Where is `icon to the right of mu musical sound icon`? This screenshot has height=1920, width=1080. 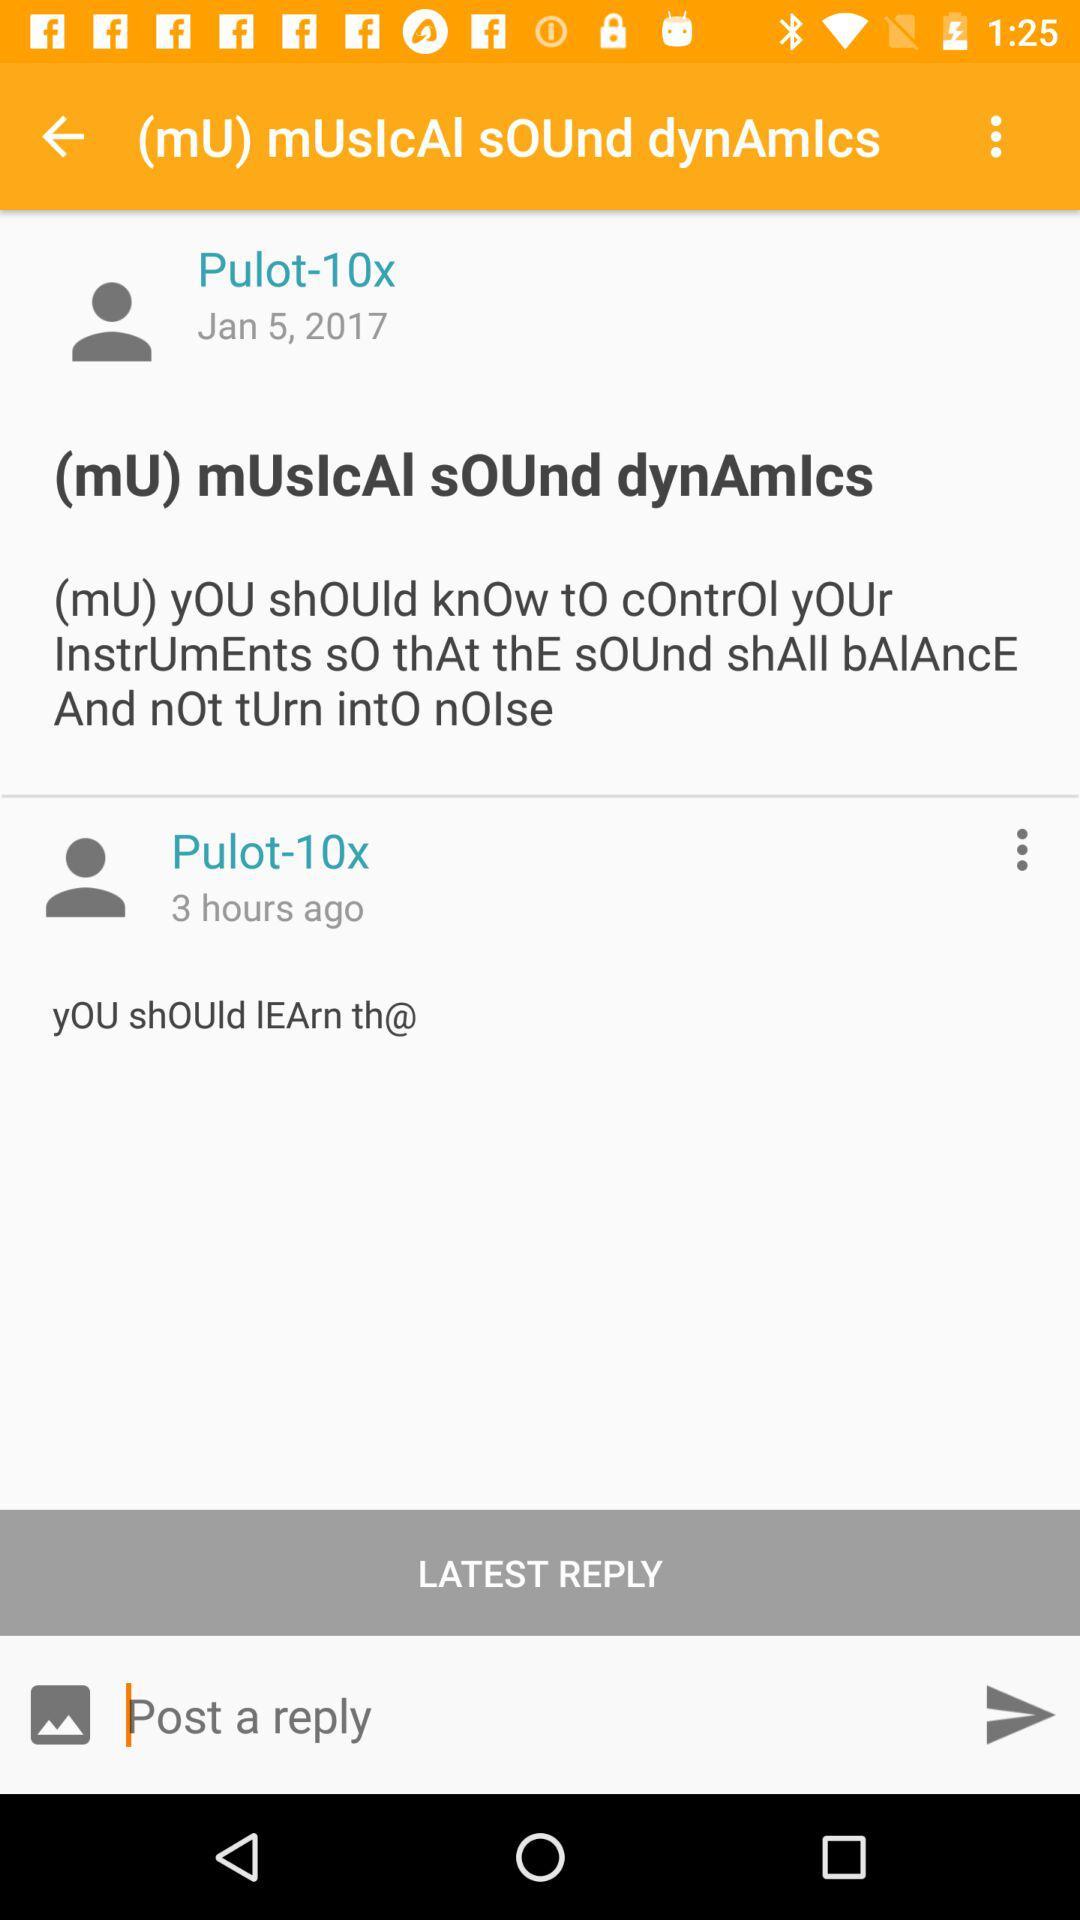
icon to the right of mu musical sound icon is located at coordinates (1001, 135).